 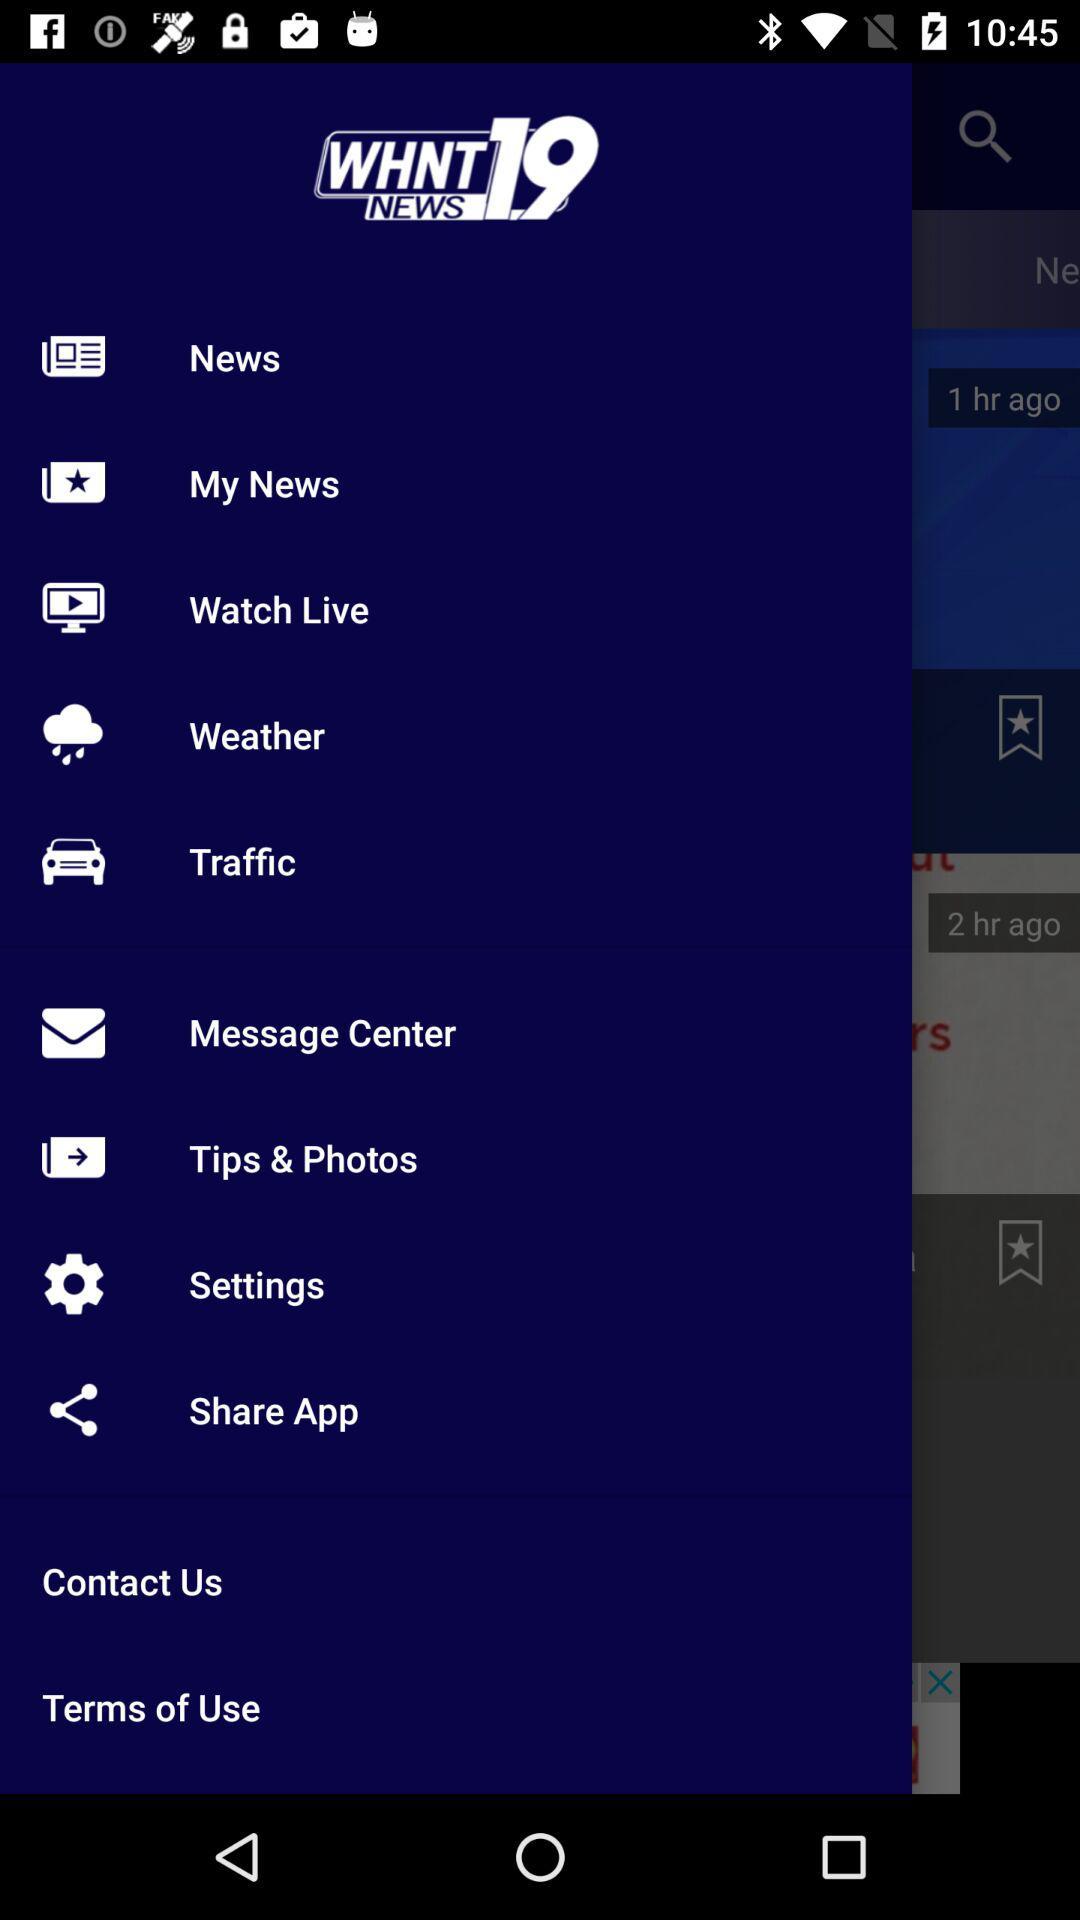 What do you see at coordinates (984, 135) in the screenshot?
I see `the search icon` at bounding box center [984, 135].